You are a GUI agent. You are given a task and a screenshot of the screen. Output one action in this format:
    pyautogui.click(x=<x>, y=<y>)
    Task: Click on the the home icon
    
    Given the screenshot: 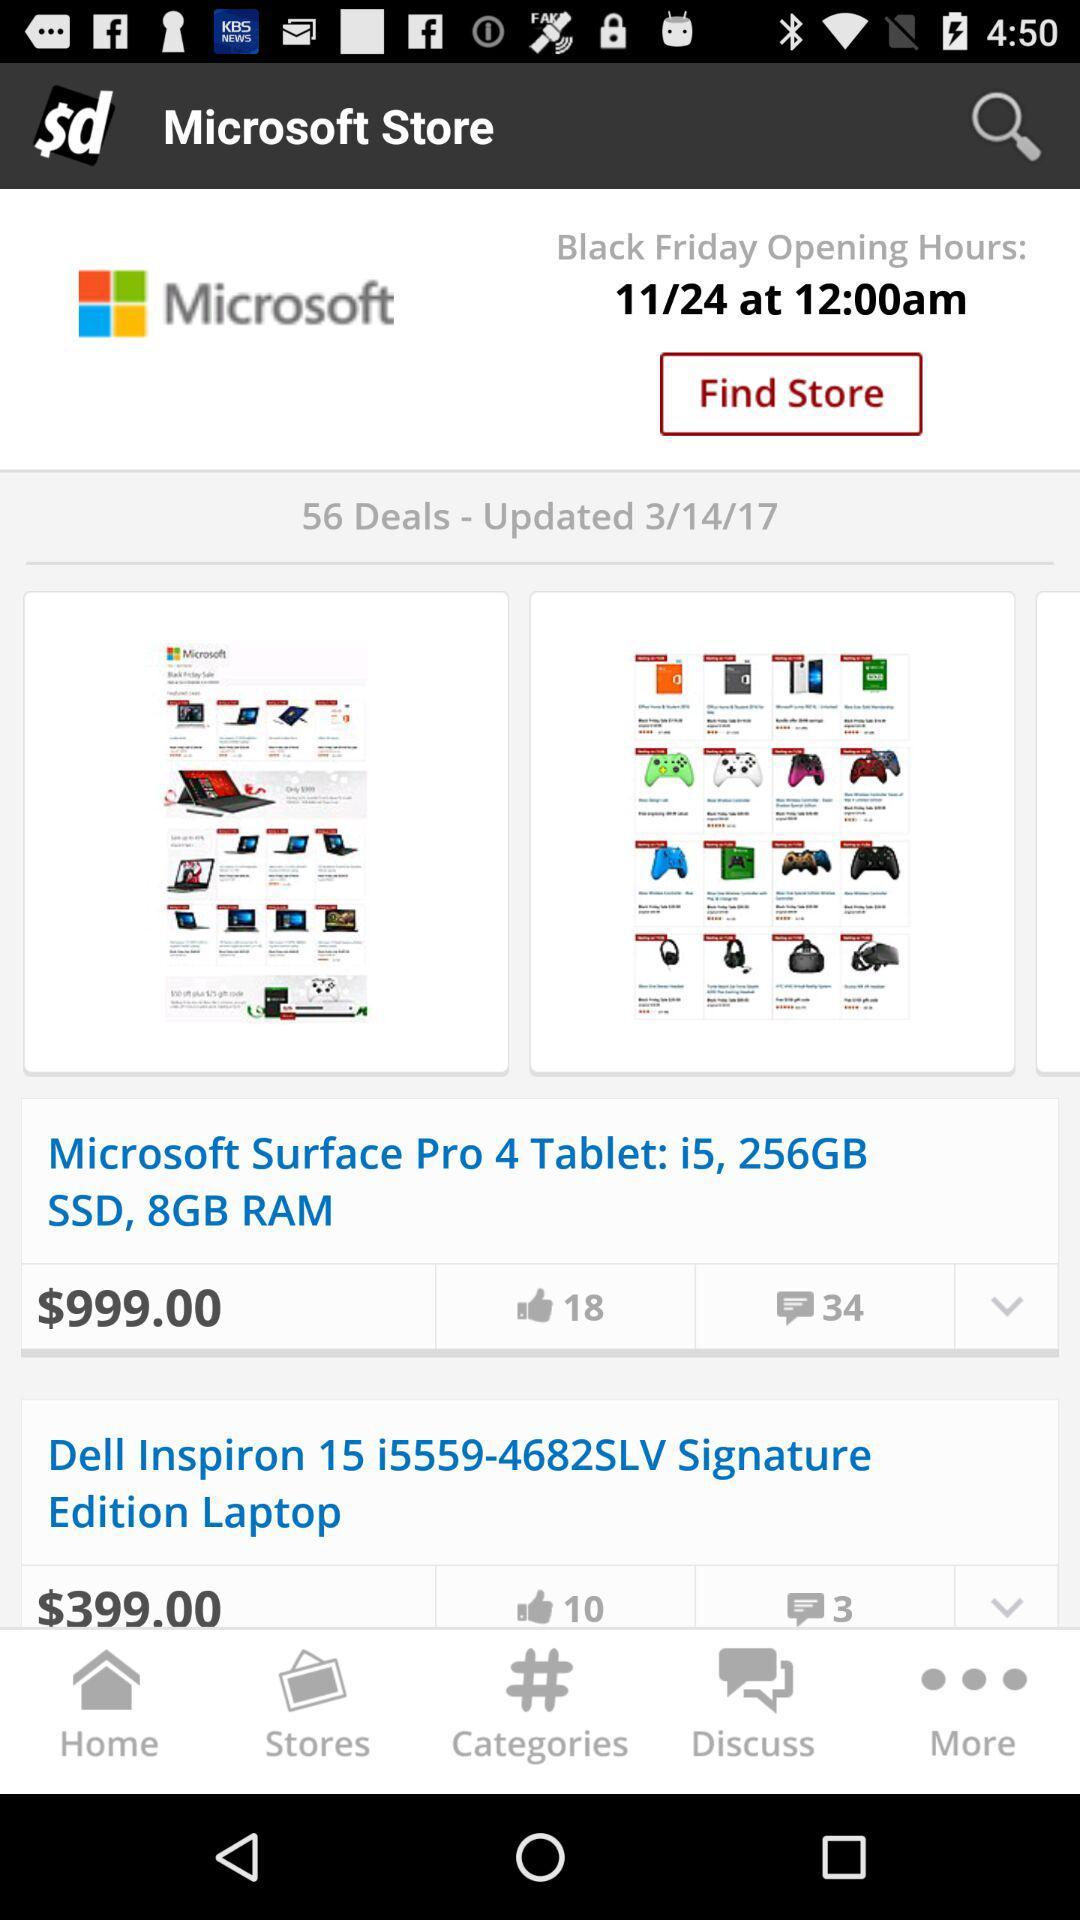 What is the action you would take?
    pyautogui.click(x=108, y=1836)
    